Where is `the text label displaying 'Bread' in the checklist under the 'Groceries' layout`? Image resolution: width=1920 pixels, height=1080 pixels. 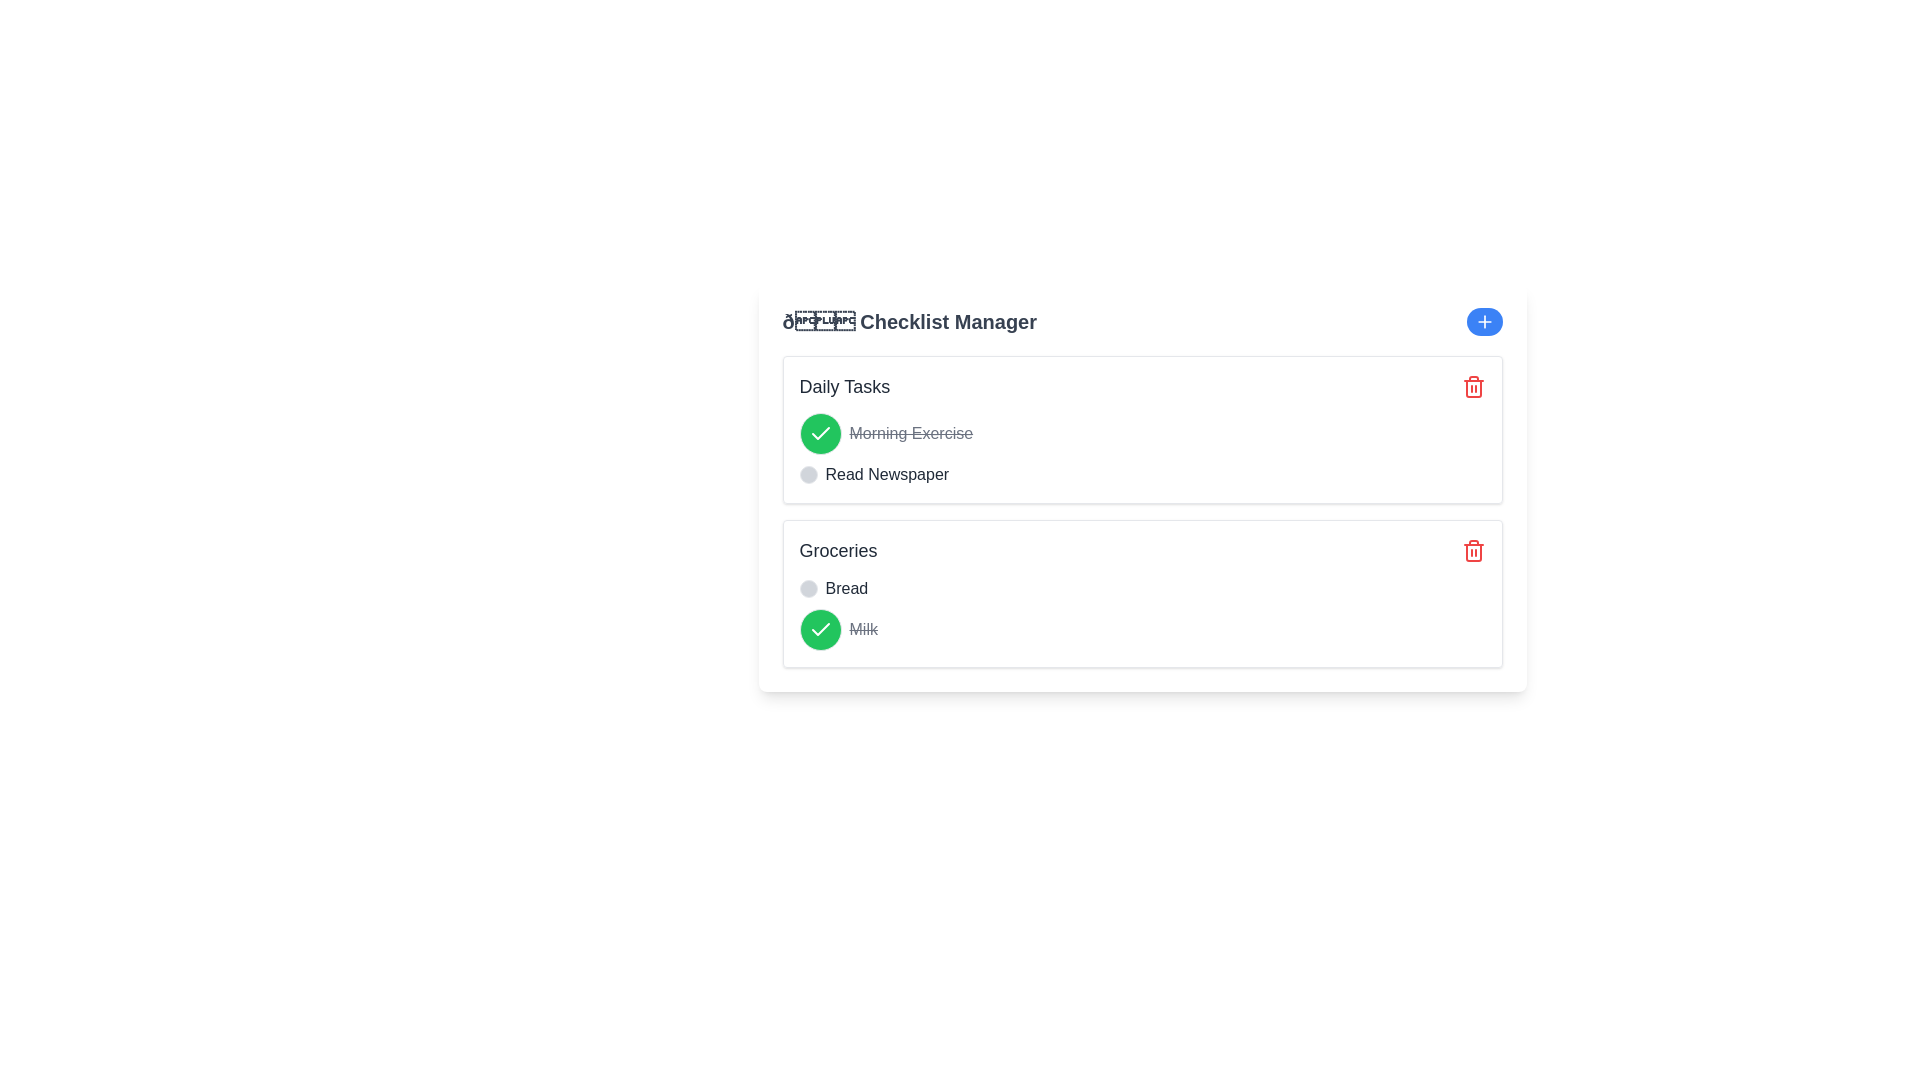
the text label displaying 'Bread' in the checklist under the 'Groceries' layout is located at coordinates (846, 588).